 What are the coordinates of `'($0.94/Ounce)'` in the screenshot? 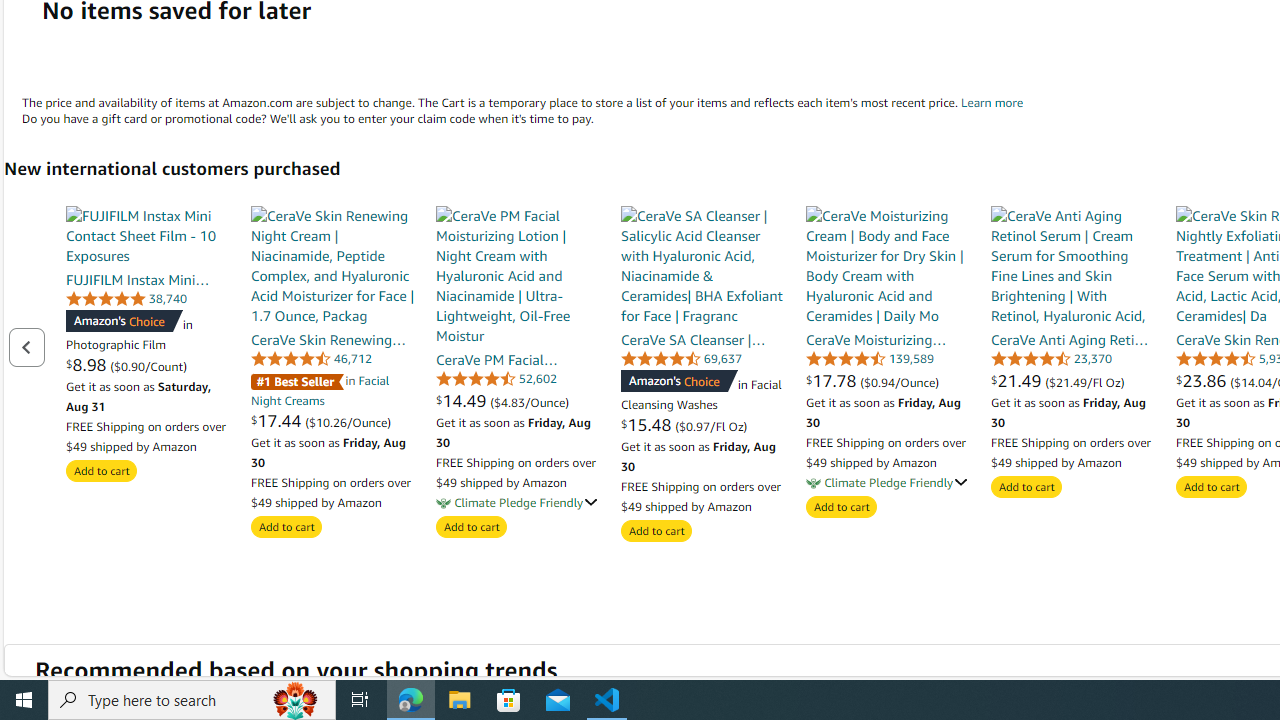 It's located at (898, 381).